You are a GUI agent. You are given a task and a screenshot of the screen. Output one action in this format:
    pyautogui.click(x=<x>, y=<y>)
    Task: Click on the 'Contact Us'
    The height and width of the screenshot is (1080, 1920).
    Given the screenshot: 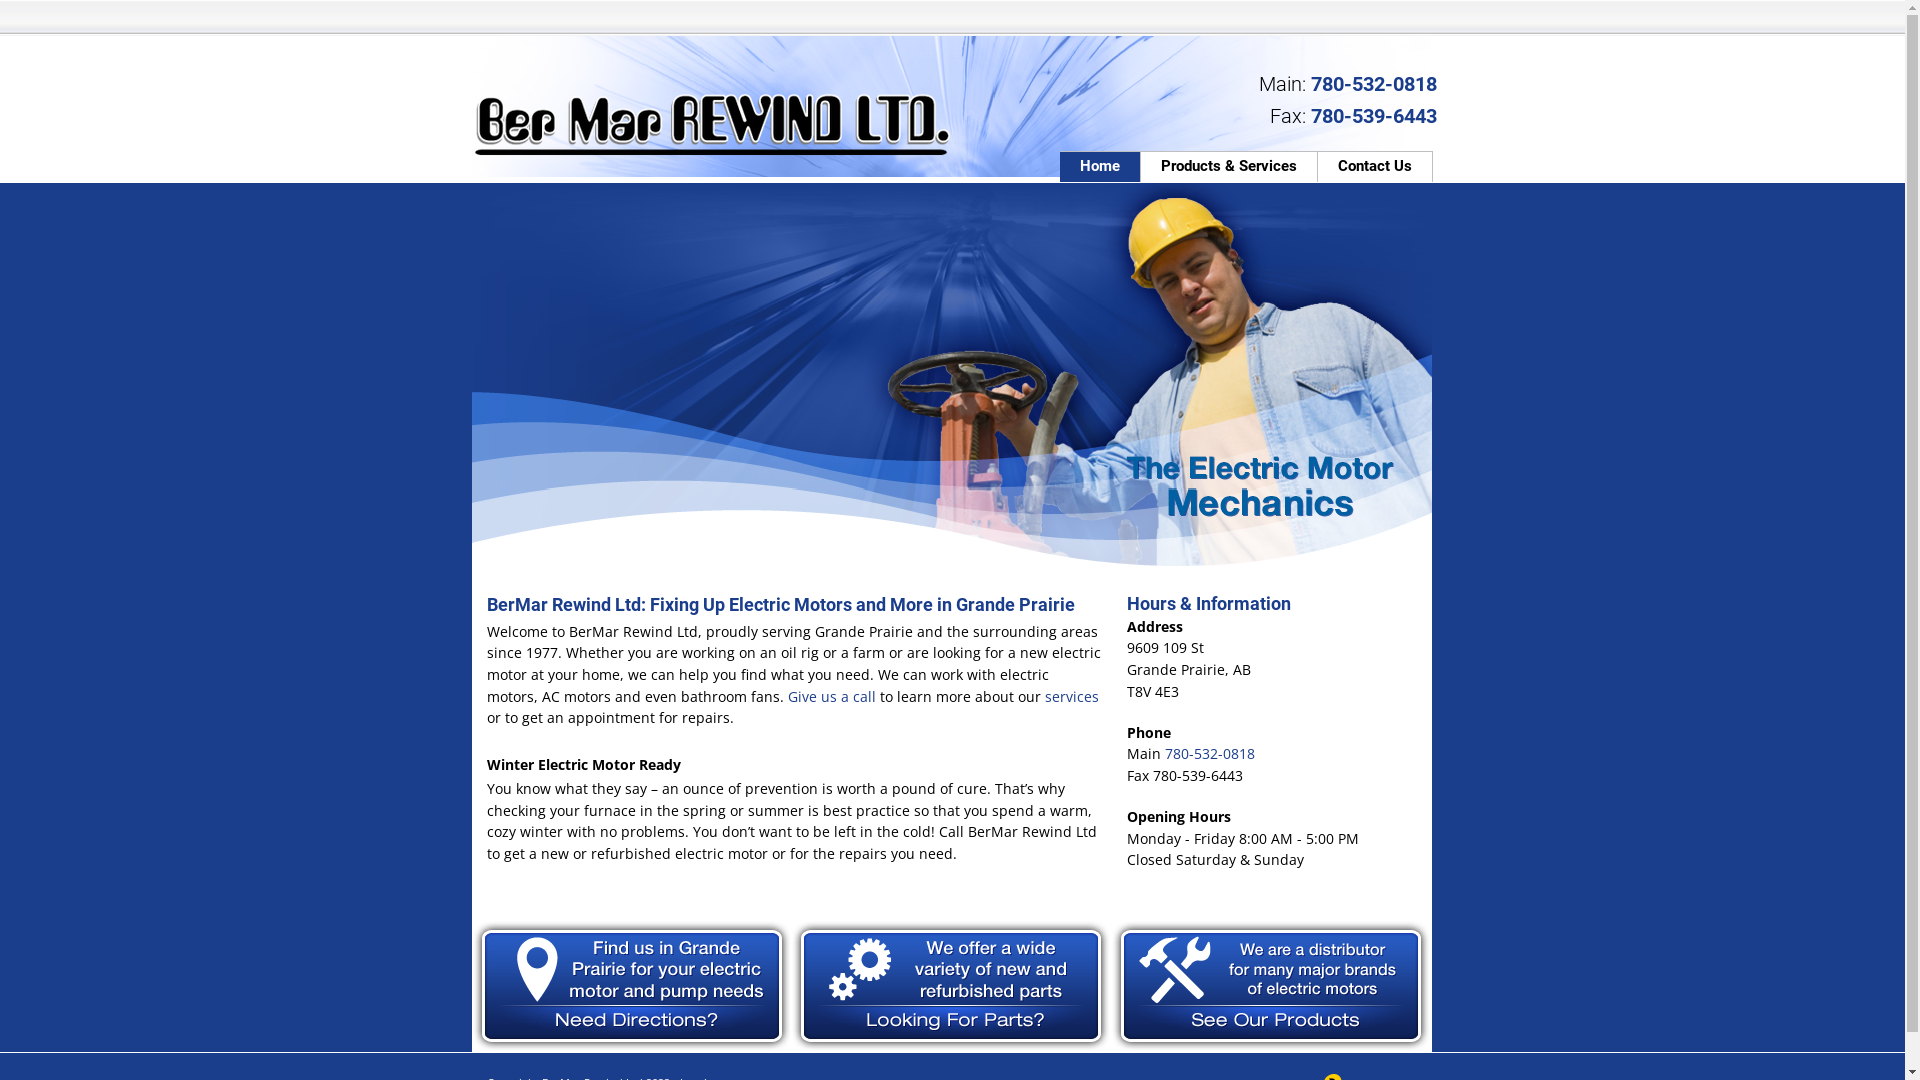 What is the action you would take?
    pyautogui.click(x=1374, y=165)
    